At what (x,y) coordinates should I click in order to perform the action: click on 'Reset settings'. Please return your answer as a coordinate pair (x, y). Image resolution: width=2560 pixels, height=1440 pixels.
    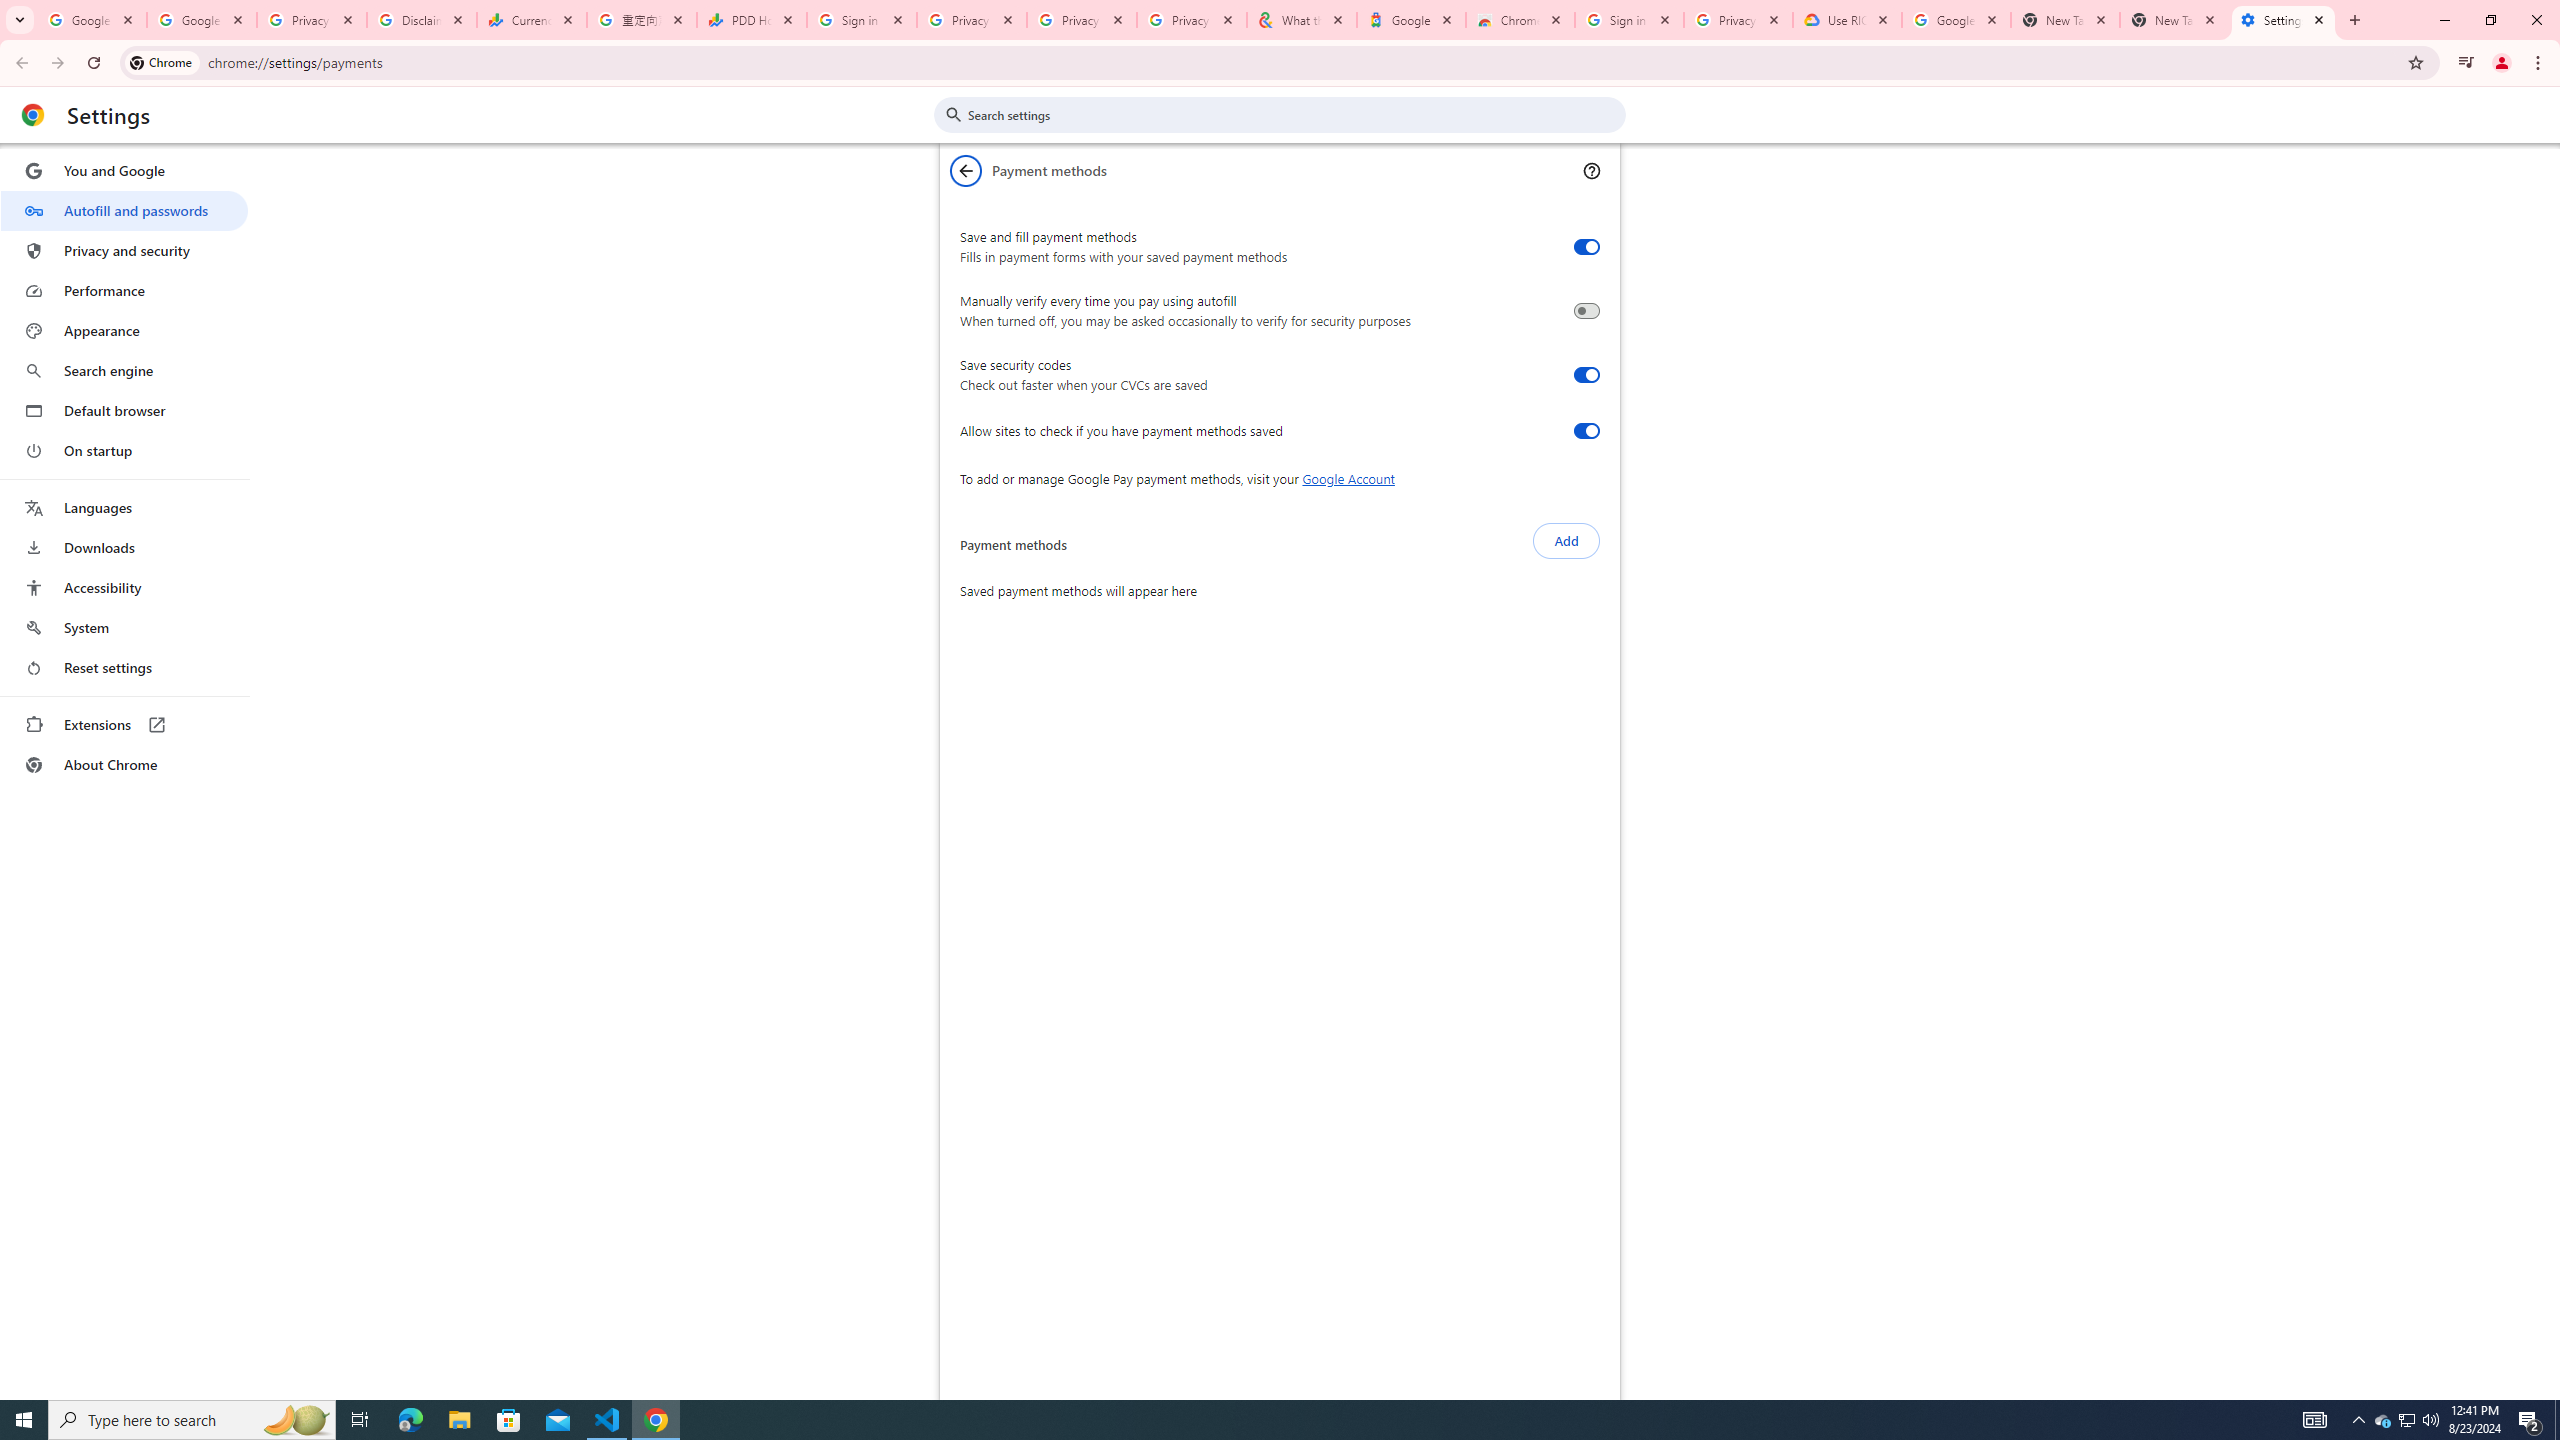
    Looking at the image, I should click on (123, 667).